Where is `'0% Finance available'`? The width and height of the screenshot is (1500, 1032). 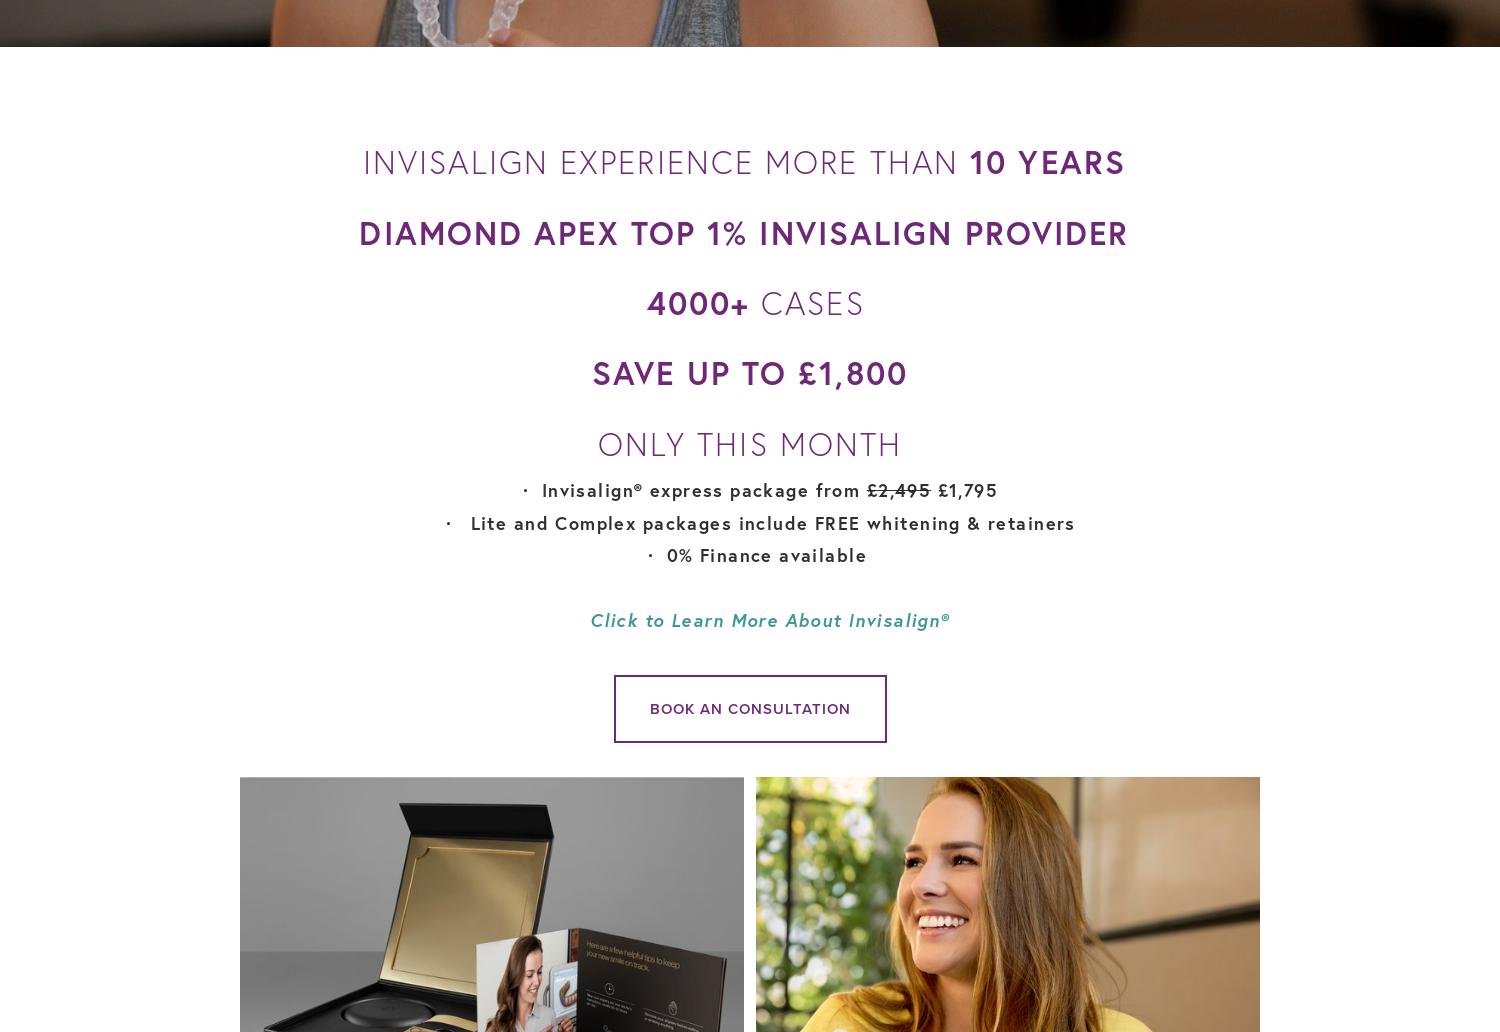 '0% Finance available' is located at coordinates (769, 555).